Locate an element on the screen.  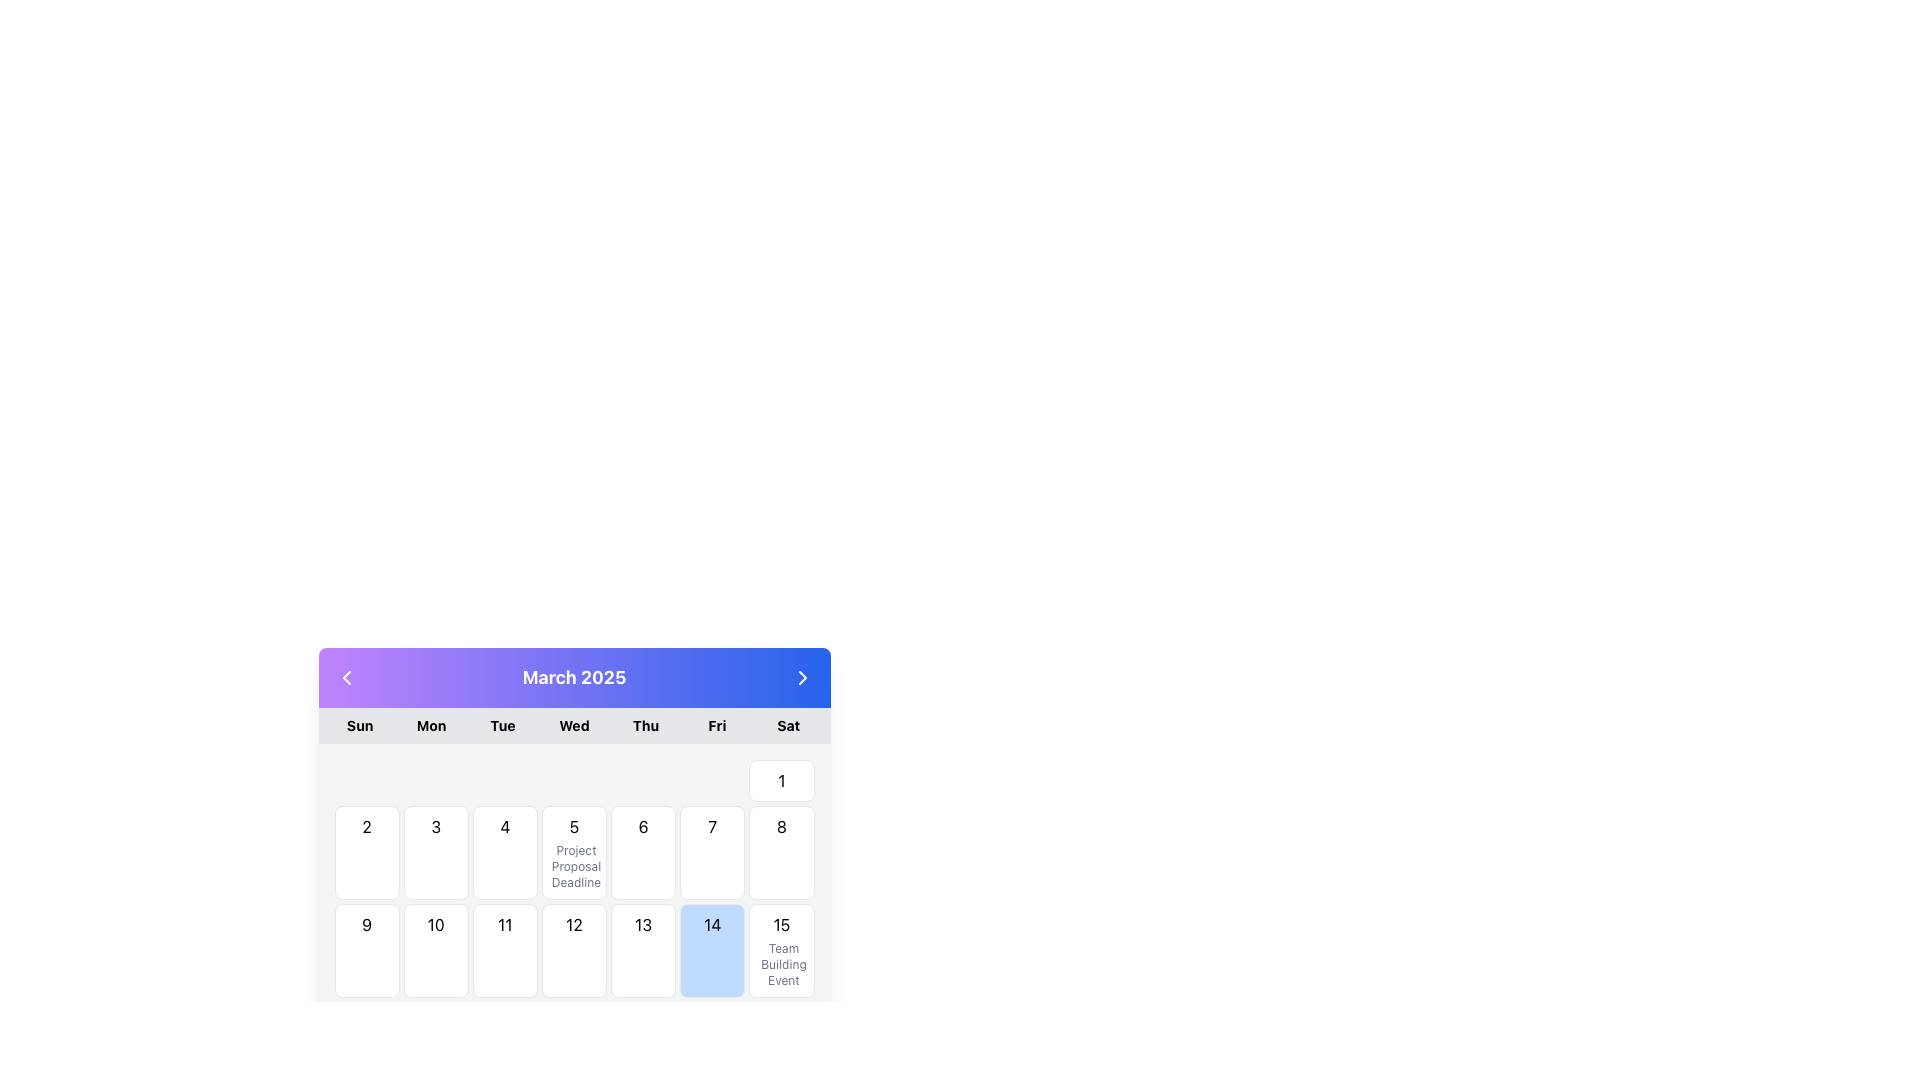
the label indicating 'Tuesday' in the calendar header, which is the third day abbreviation in a horizontal sequence of seven days is located at coordinates (503, 725).